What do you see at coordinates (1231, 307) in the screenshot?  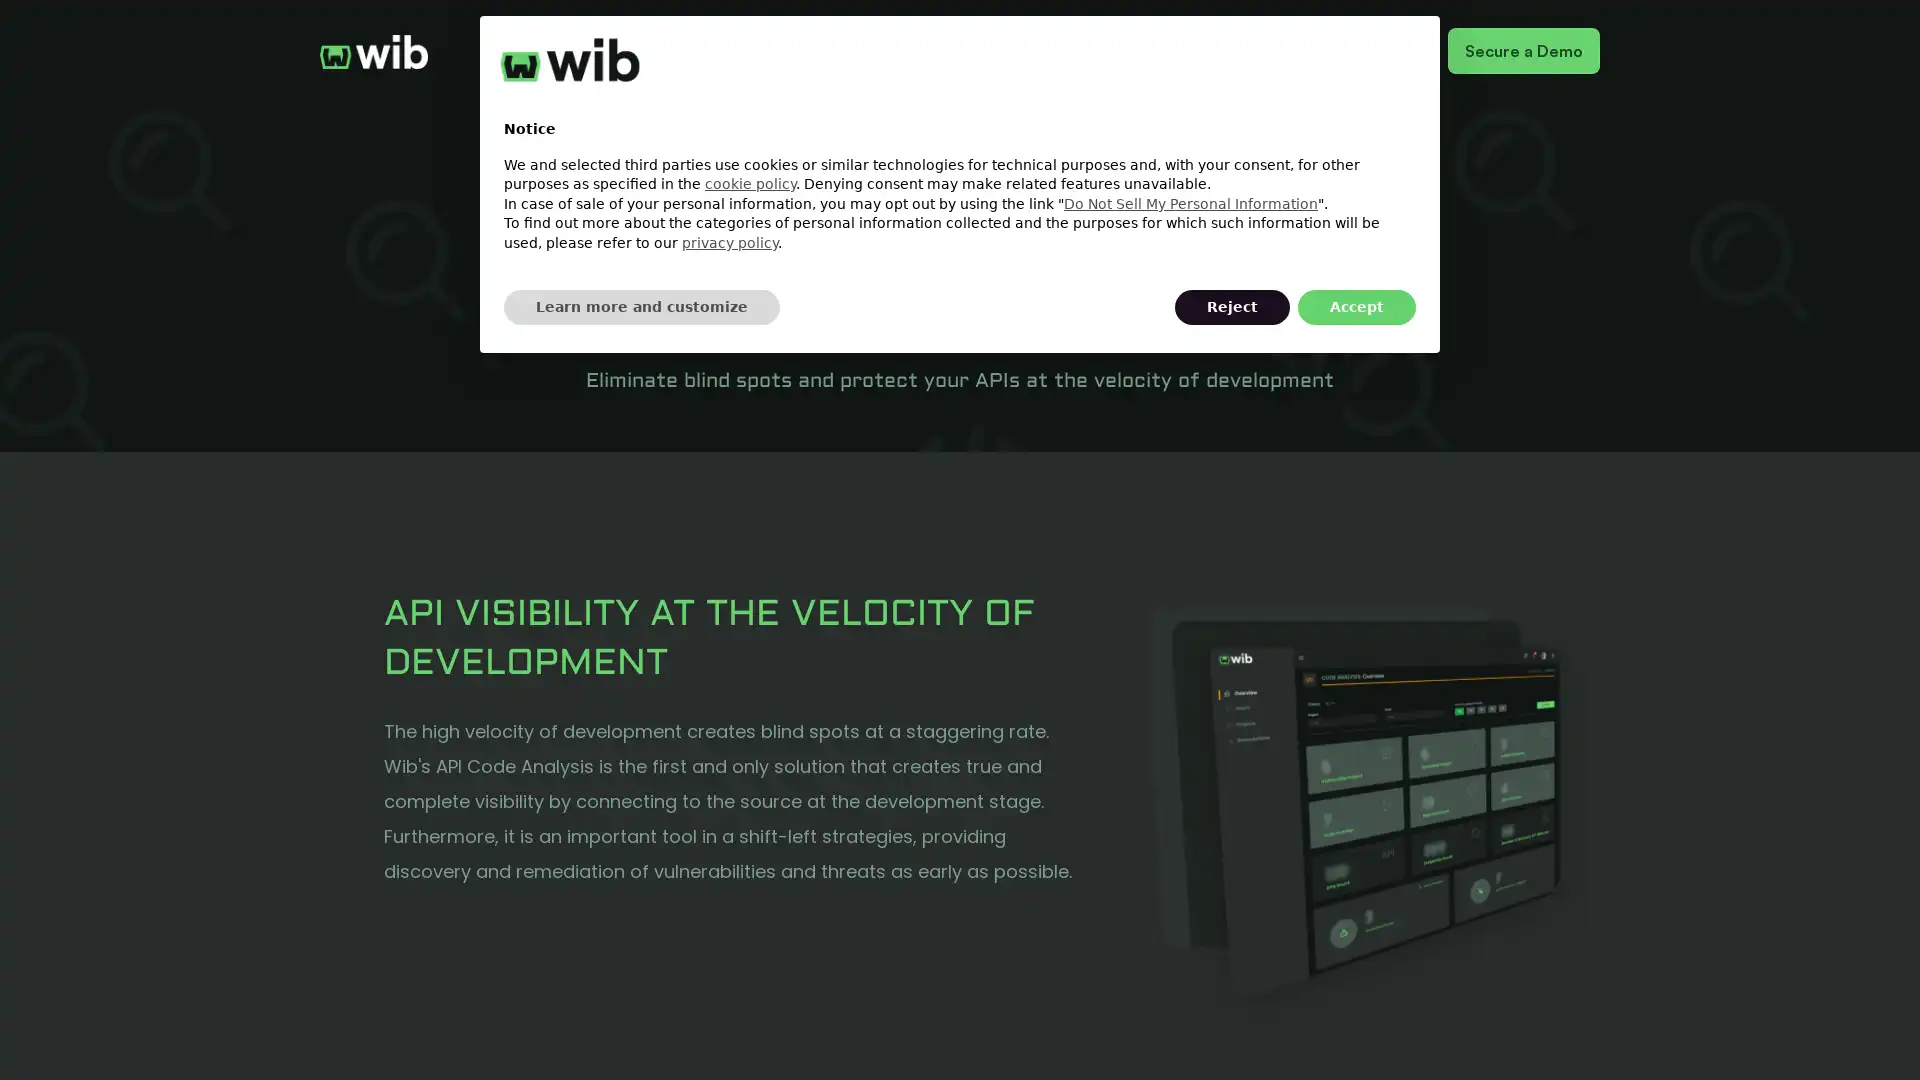 I see `Reject` at bounding box center [1231, 307].